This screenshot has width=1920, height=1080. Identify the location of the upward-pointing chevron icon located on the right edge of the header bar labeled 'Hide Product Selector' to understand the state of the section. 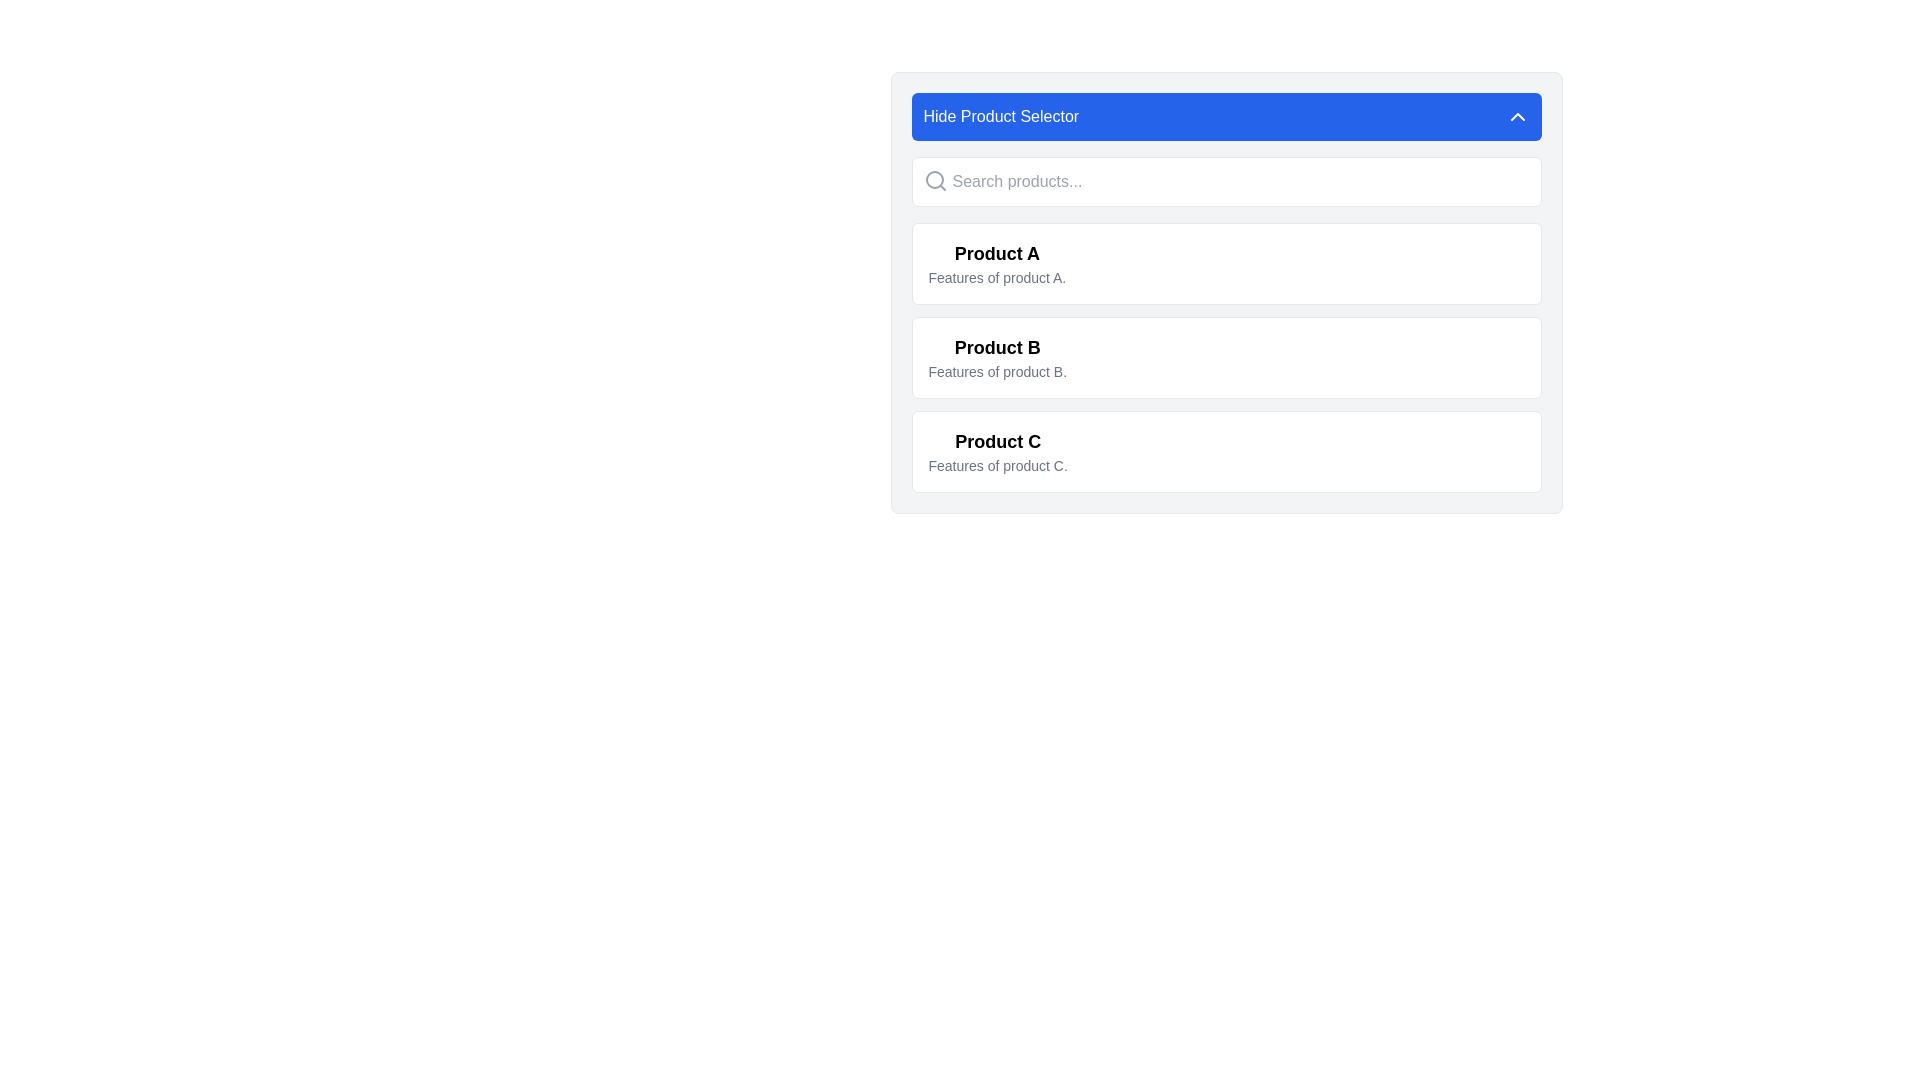
(1517, 116).